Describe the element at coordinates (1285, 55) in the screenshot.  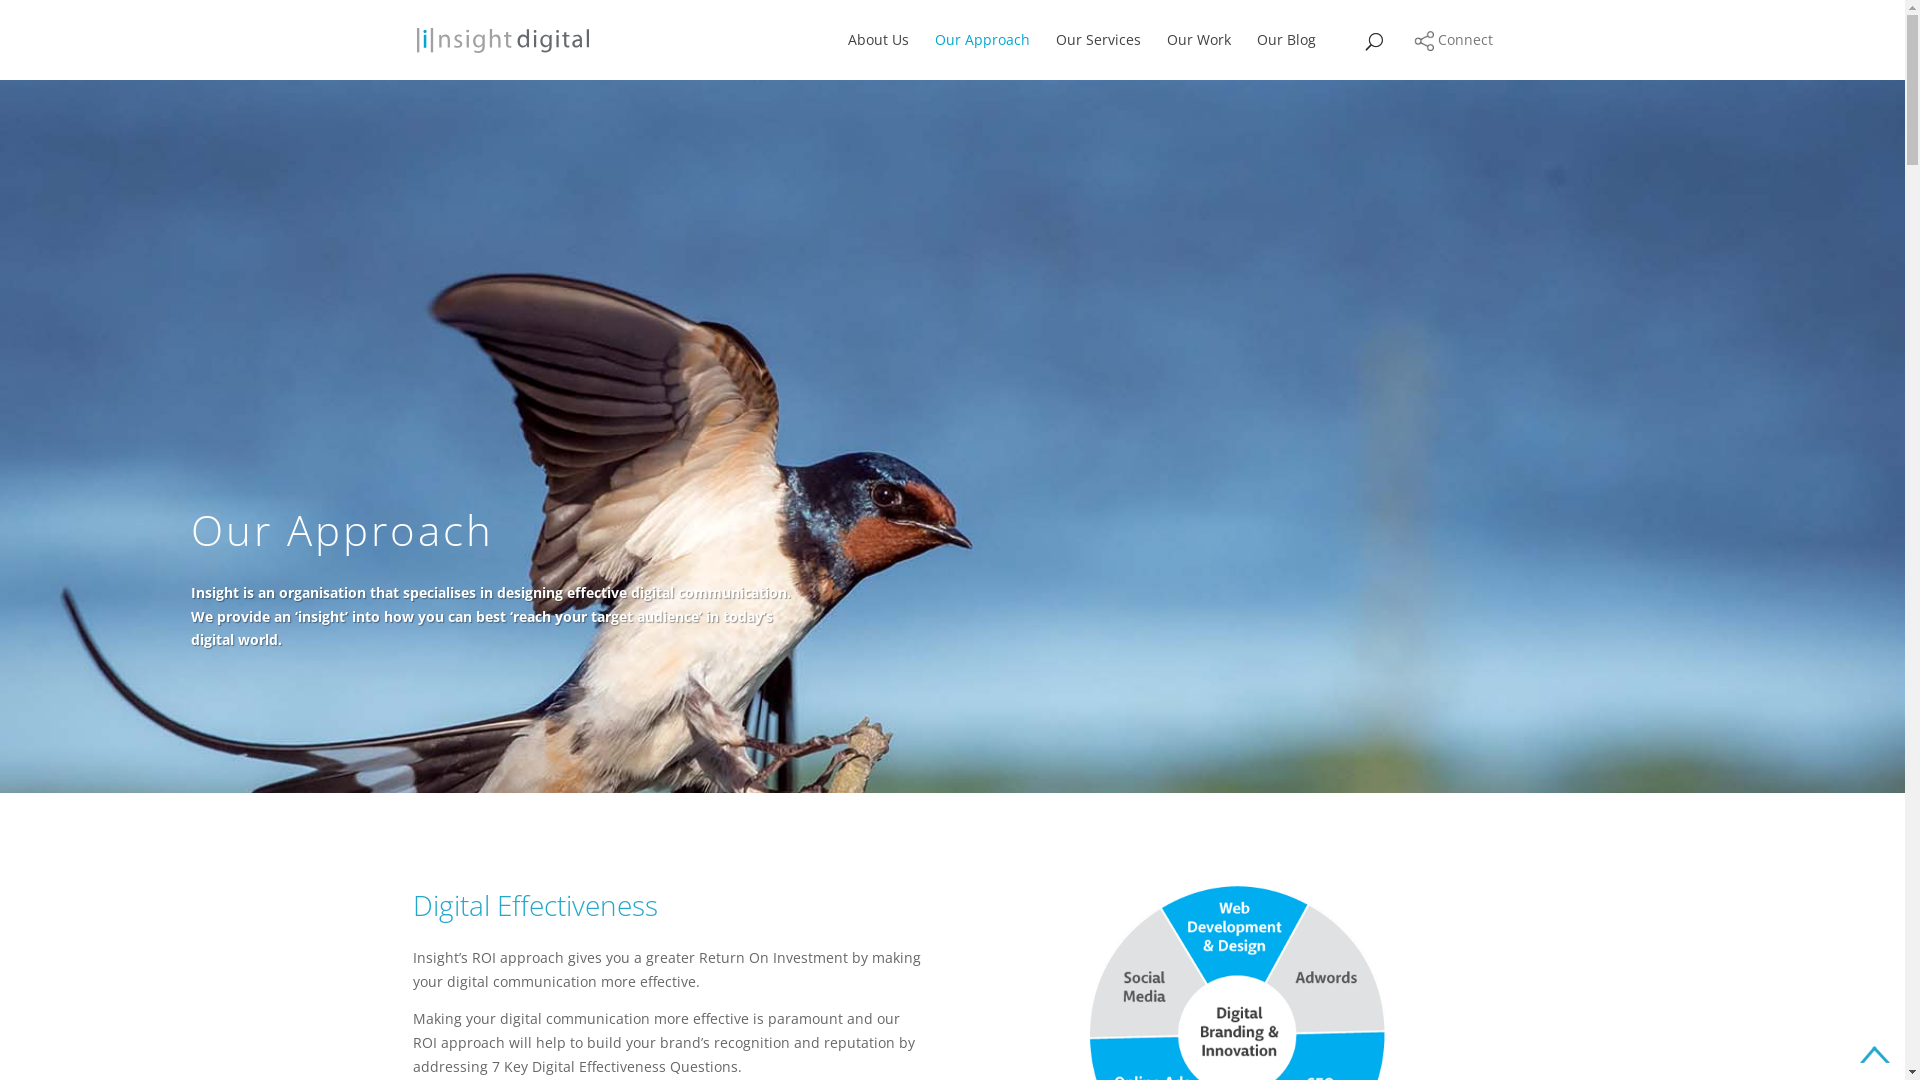
I see `'Our Blog'` at that location.